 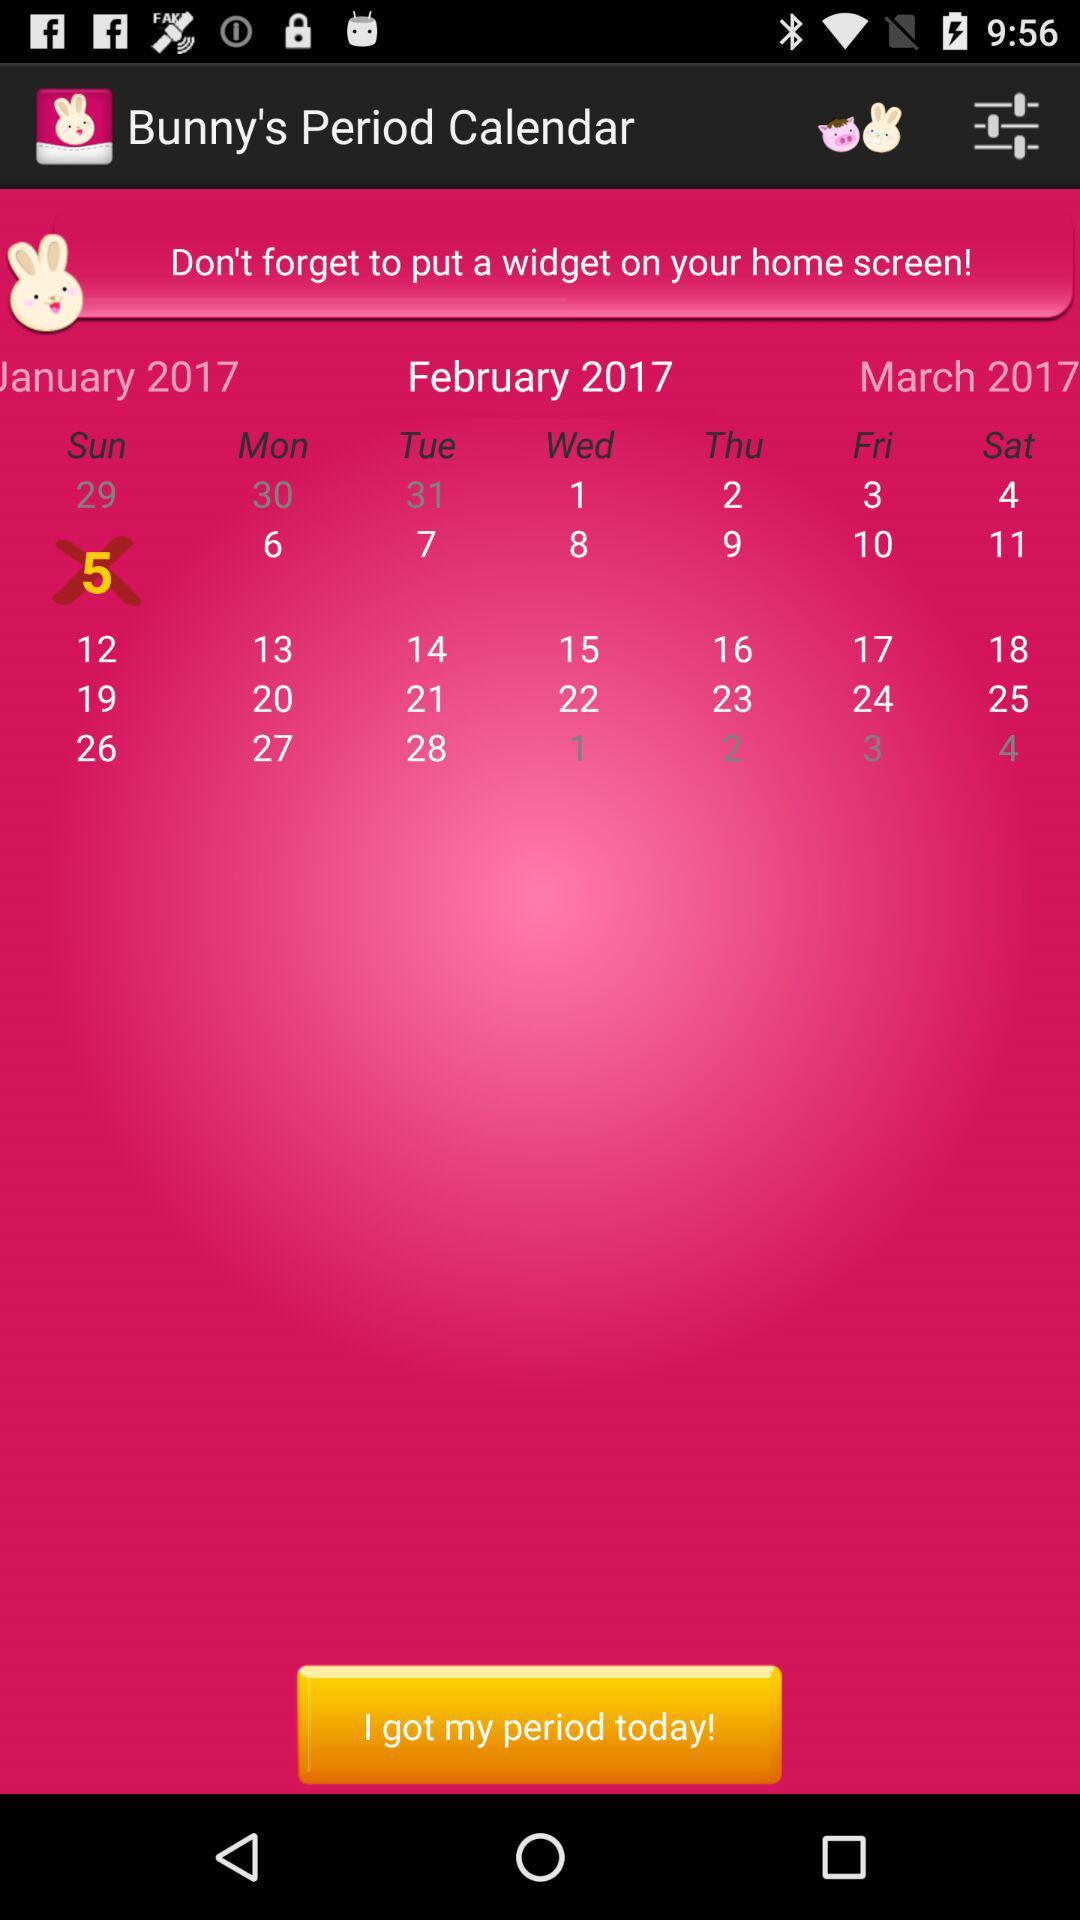 I want to click on the icon to the left of tue icon, so click(x=119, y=374).